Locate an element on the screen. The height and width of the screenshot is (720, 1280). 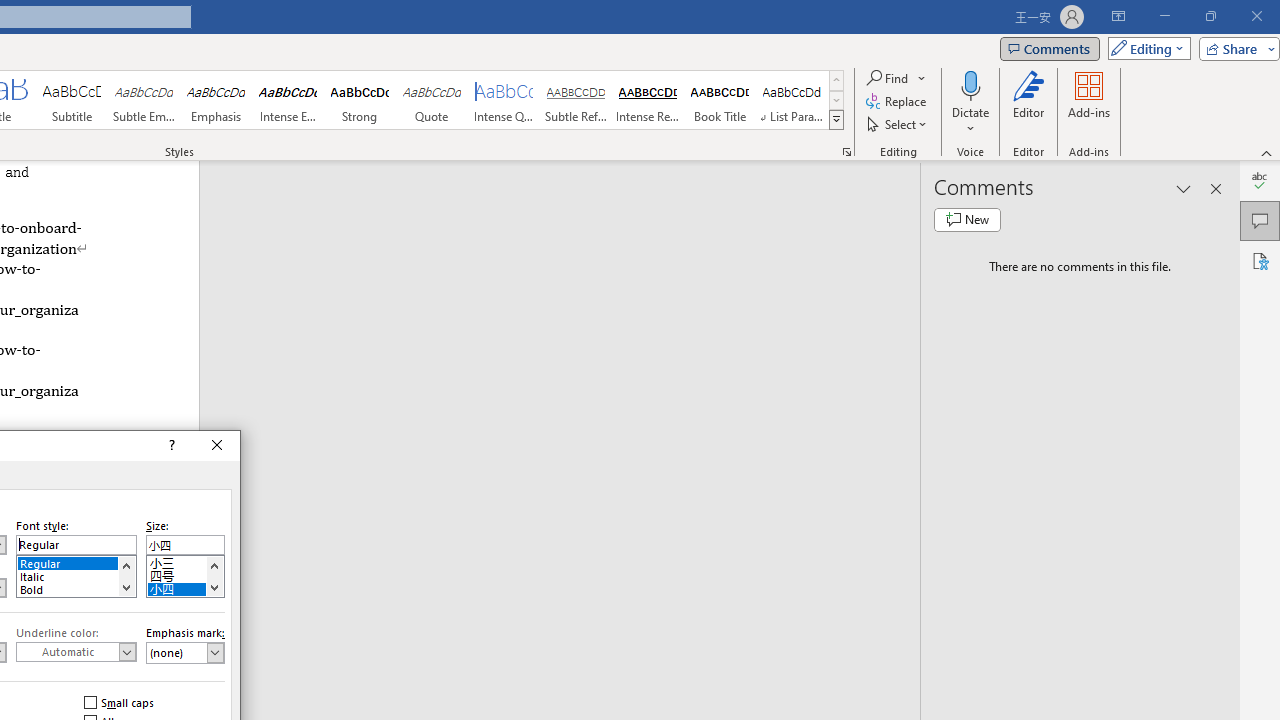
'Underline Color (Automatic)' is located at coordinates (76, 651).